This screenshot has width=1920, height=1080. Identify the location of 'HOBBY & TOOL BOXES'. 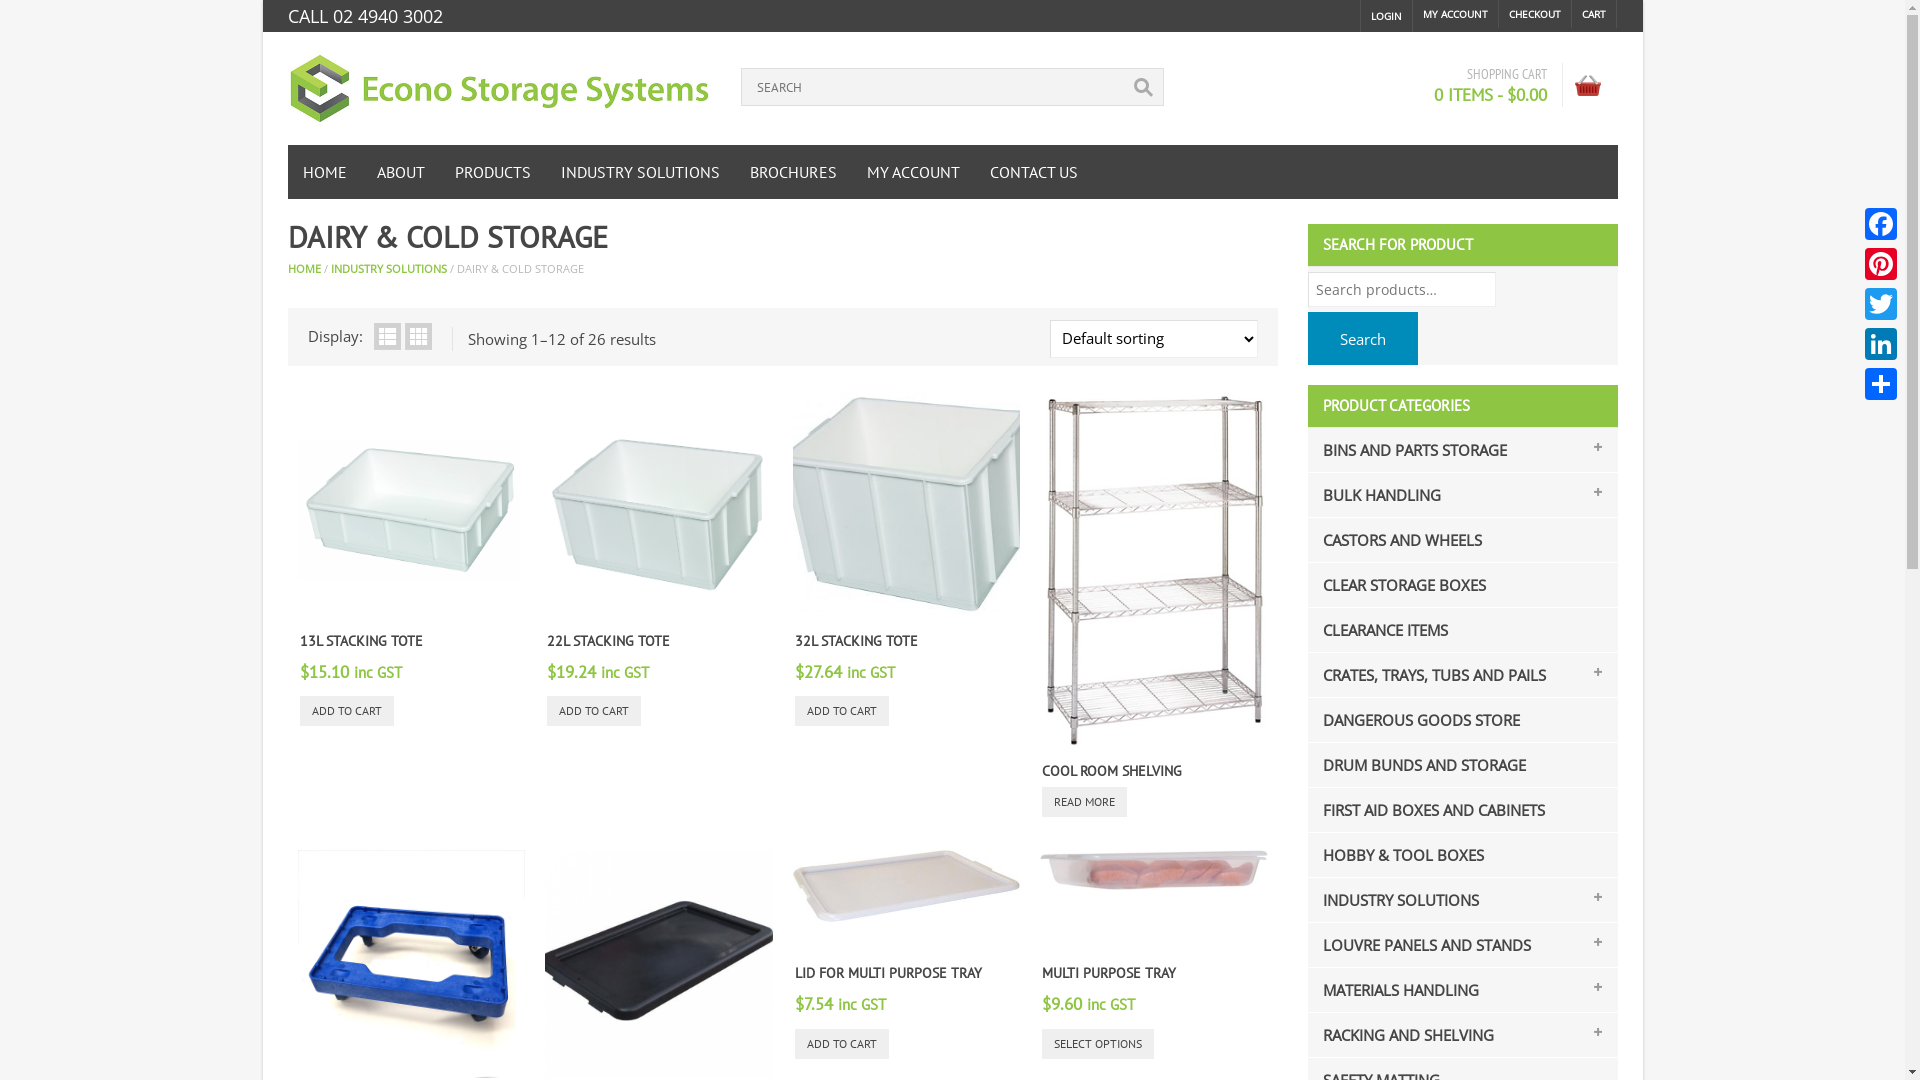
(1395, 855).